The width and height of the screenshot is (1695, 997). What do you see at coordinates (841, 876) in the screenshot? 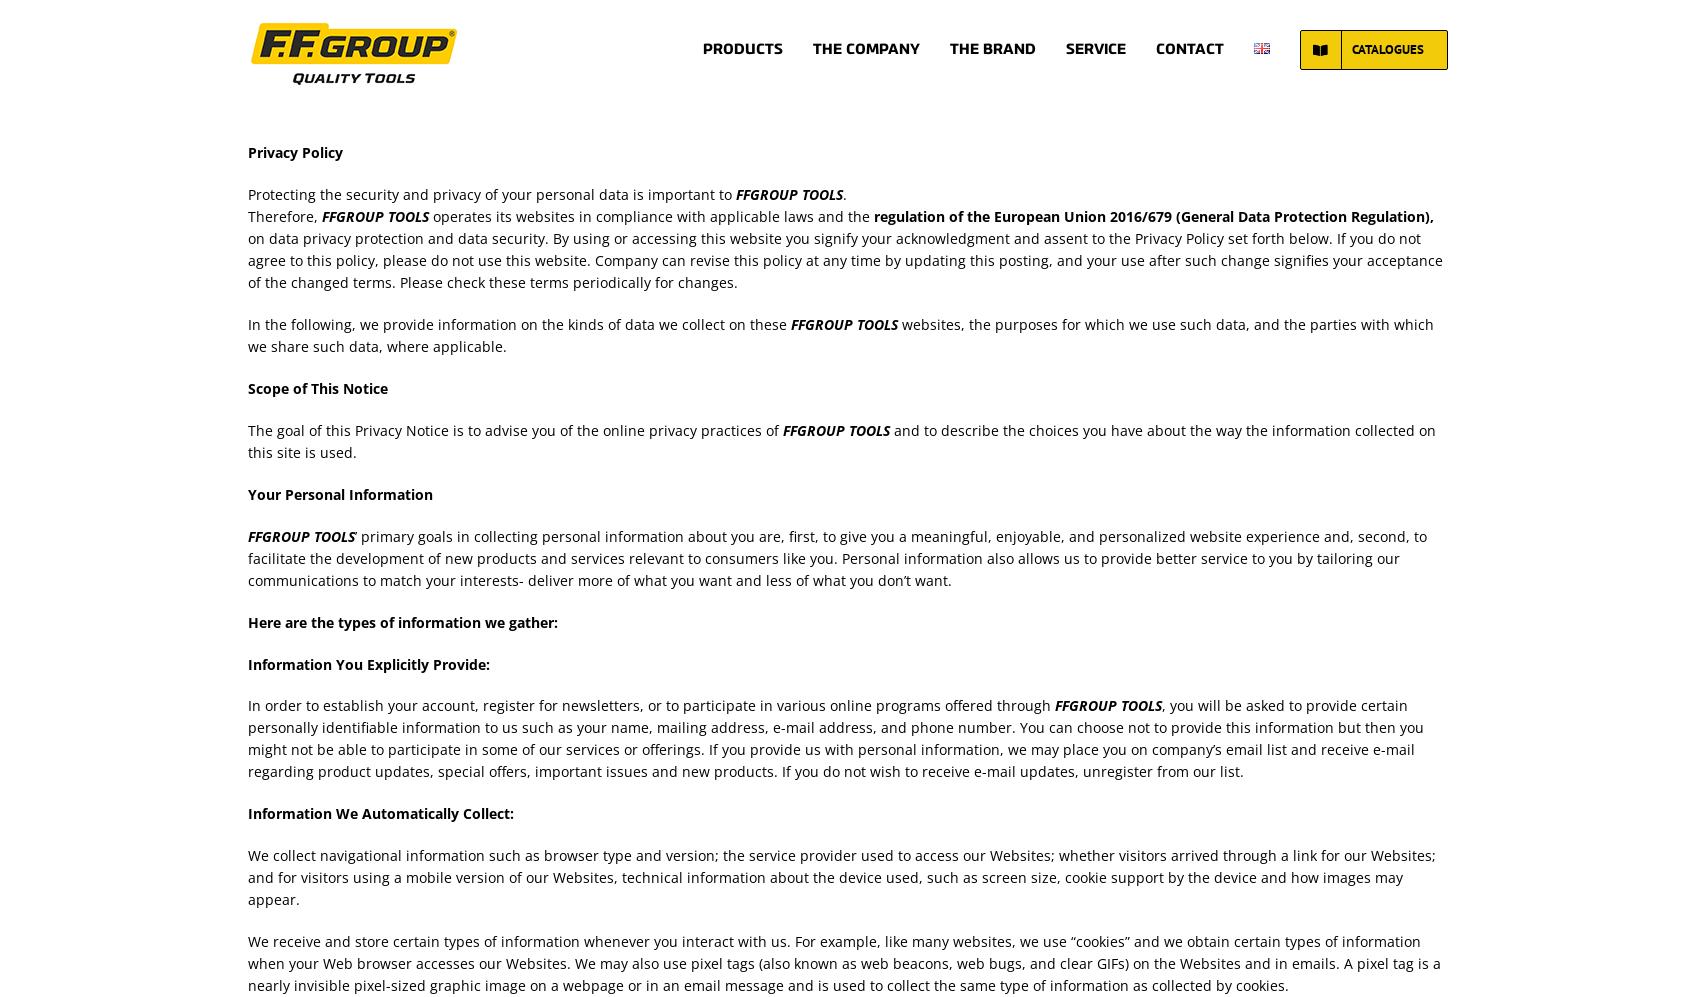
I see `'We collect navigational information such as browser type and version; the service provider used to access our Websites; whether visitors arrived through a link for our Websites; and for visitors using a mobile version of our Websites, technical information about the device used, such as screen size, cookie support by the device and how images may appear.'` at bounding box center [841, 876].